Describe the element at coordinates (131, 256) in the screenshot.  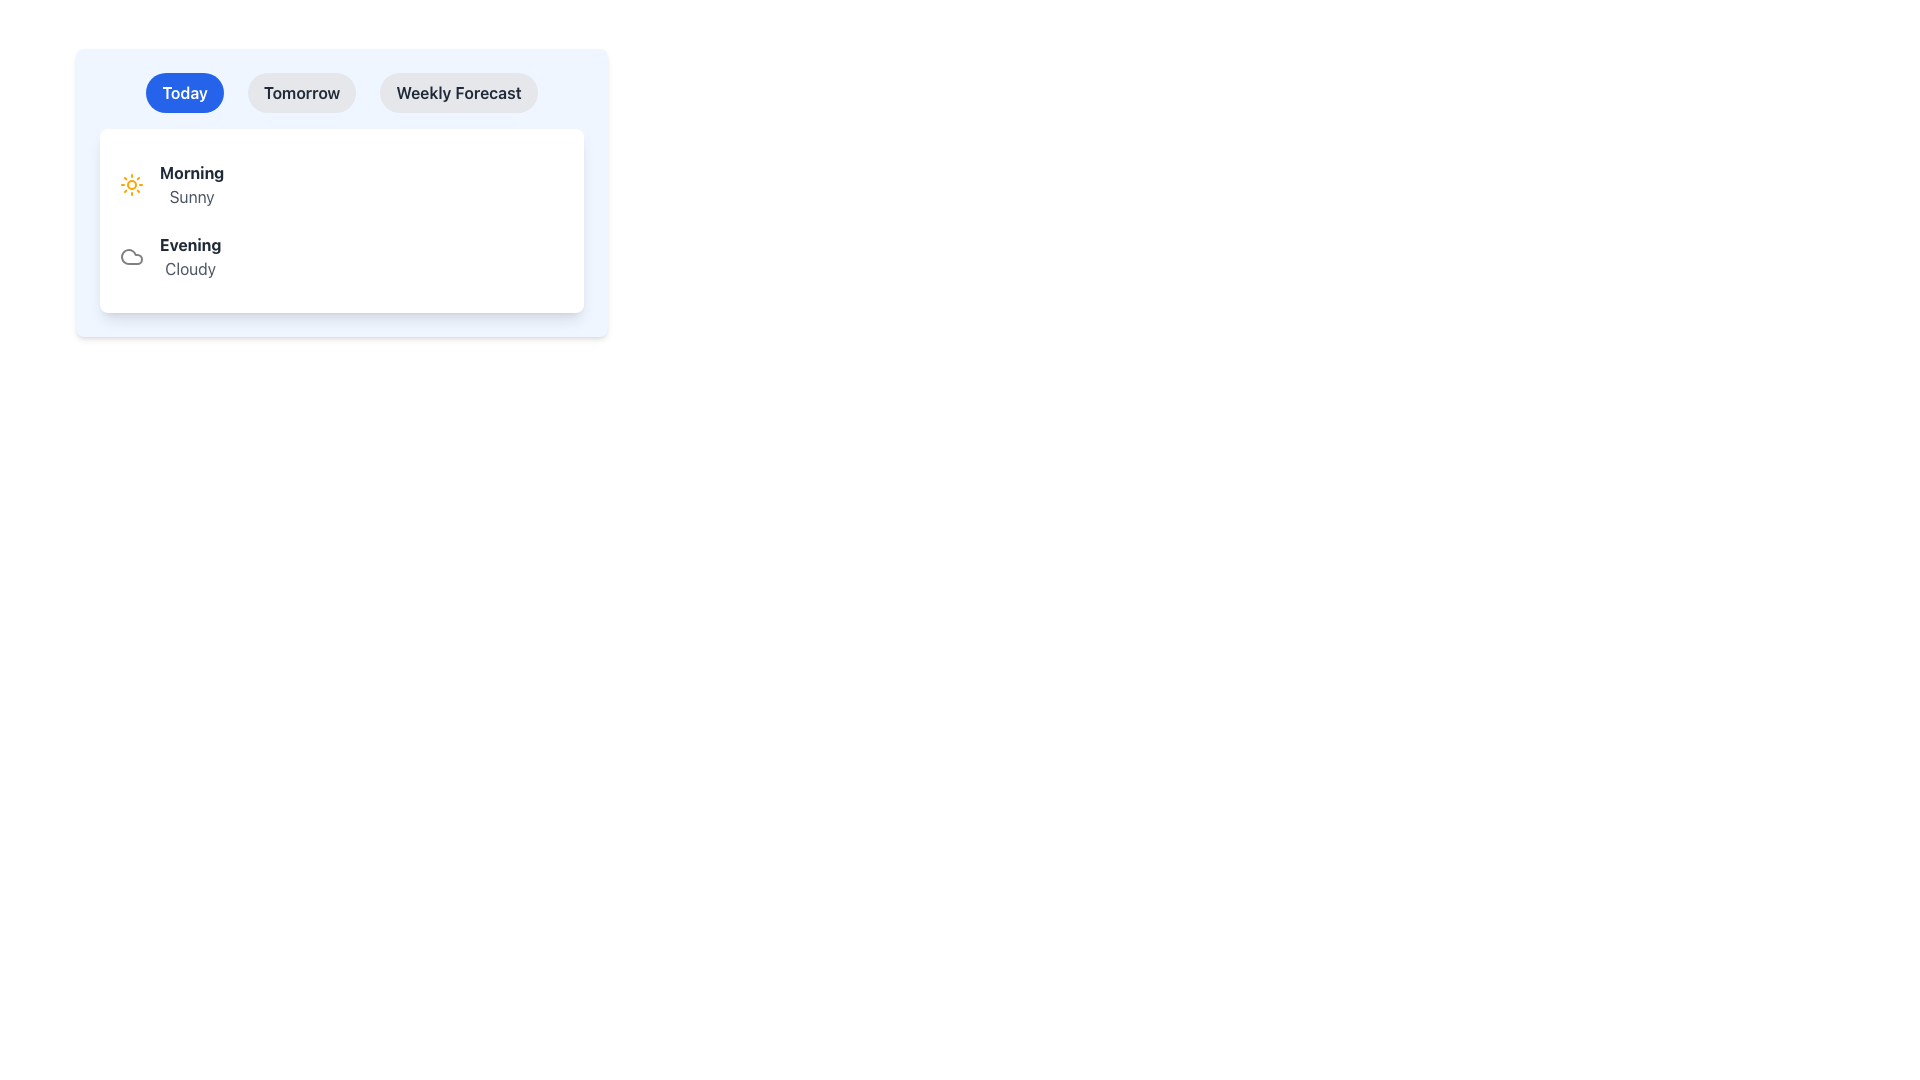
I see `the lower section of the cloud icon that visually represents cloudy weather conditions` at that location.